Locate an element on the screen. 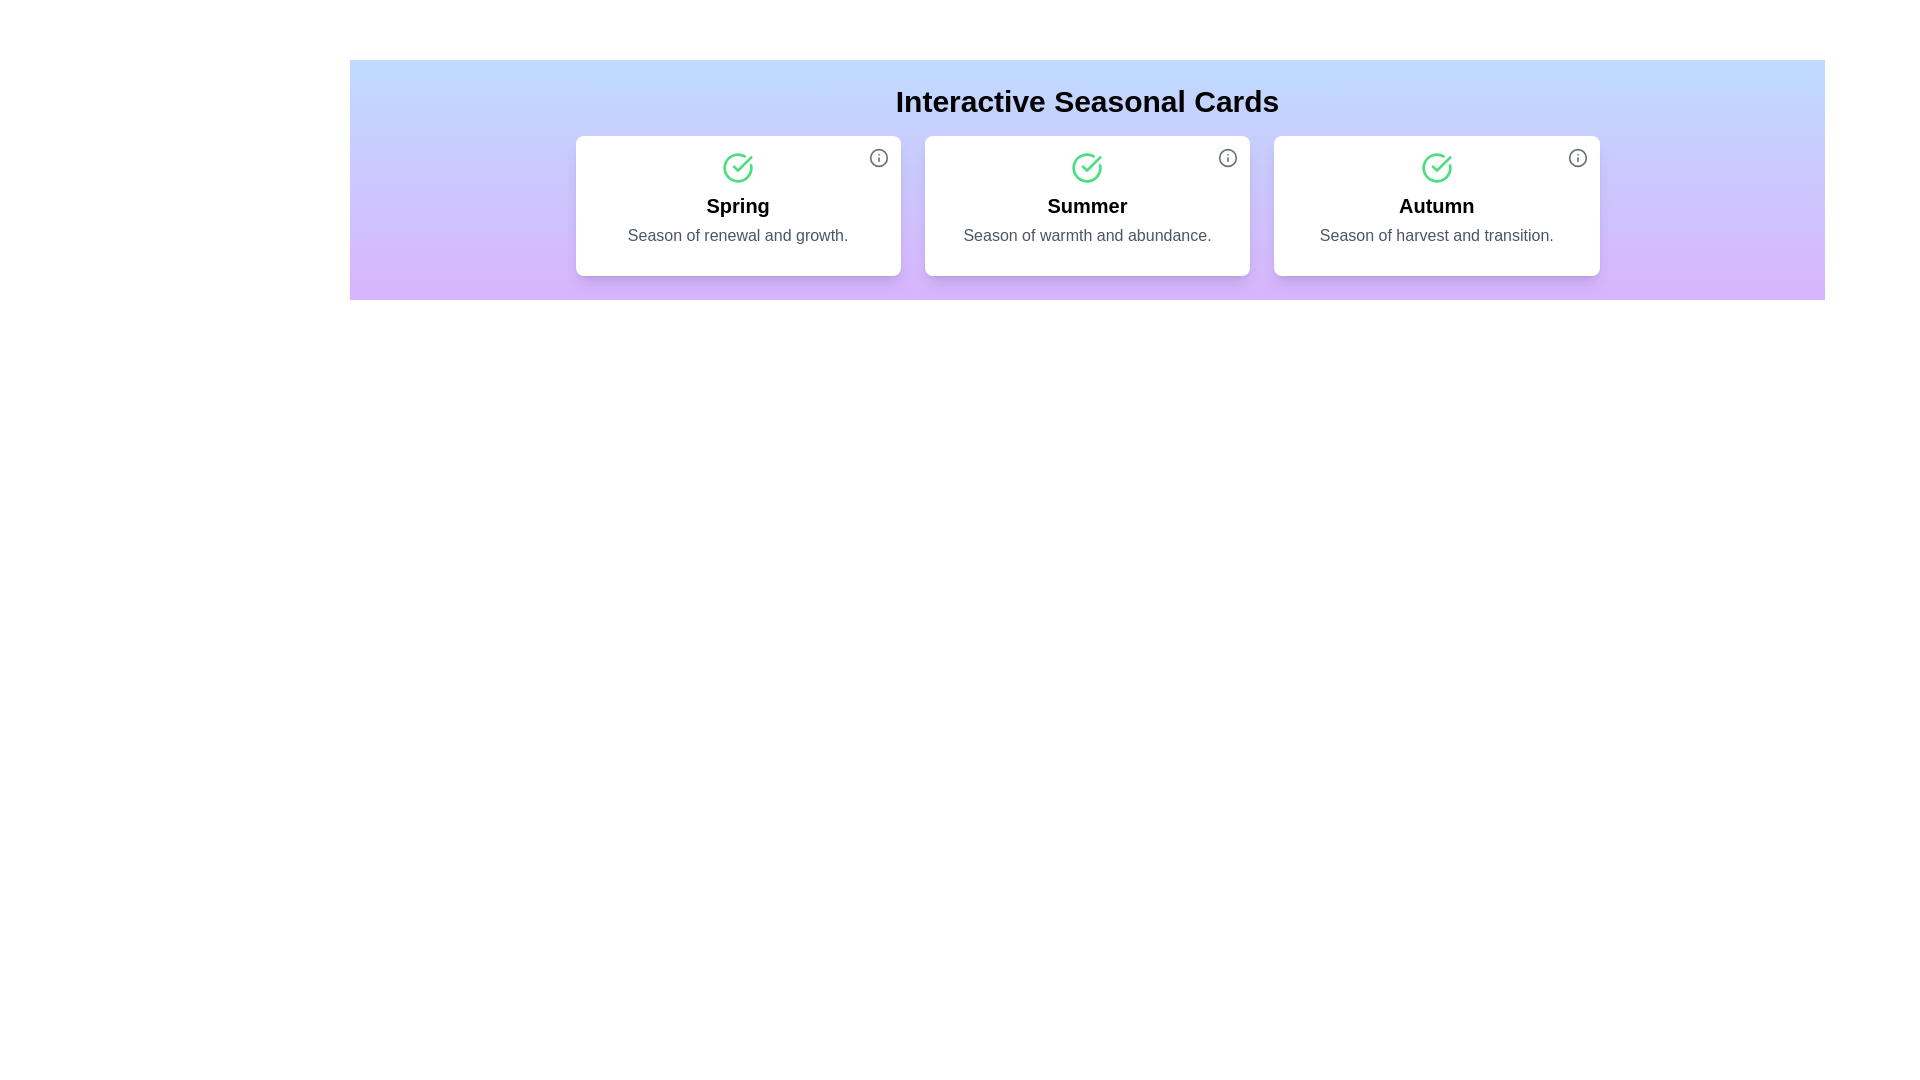 The width and height of the screenshot is (1920, 1080). the circular gray outlined icon with a minimalistic information symbol located in the top-right corner of the 'Spring' card is located at coordinates (878, 157).